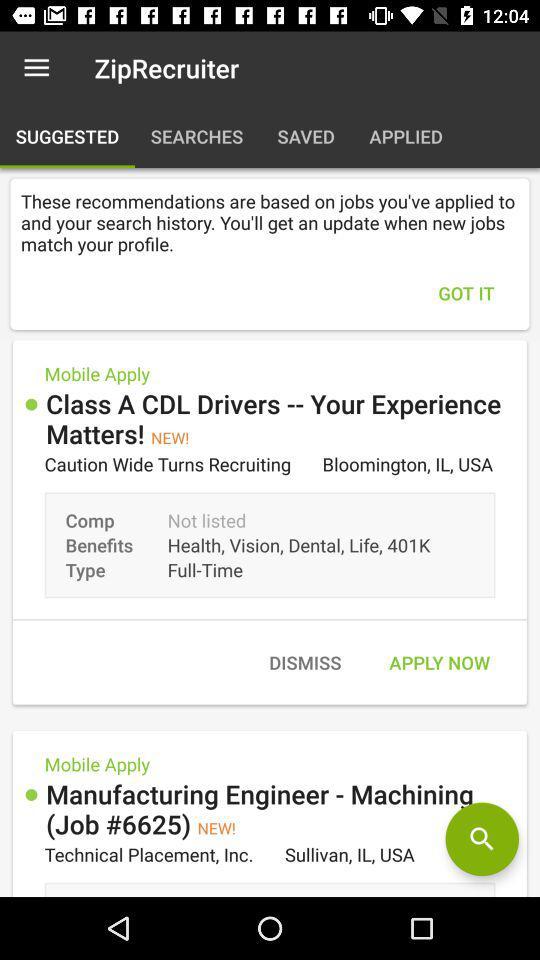 This screenshot has width=540, height=960. I want to click on search engine, so click(481, 839).